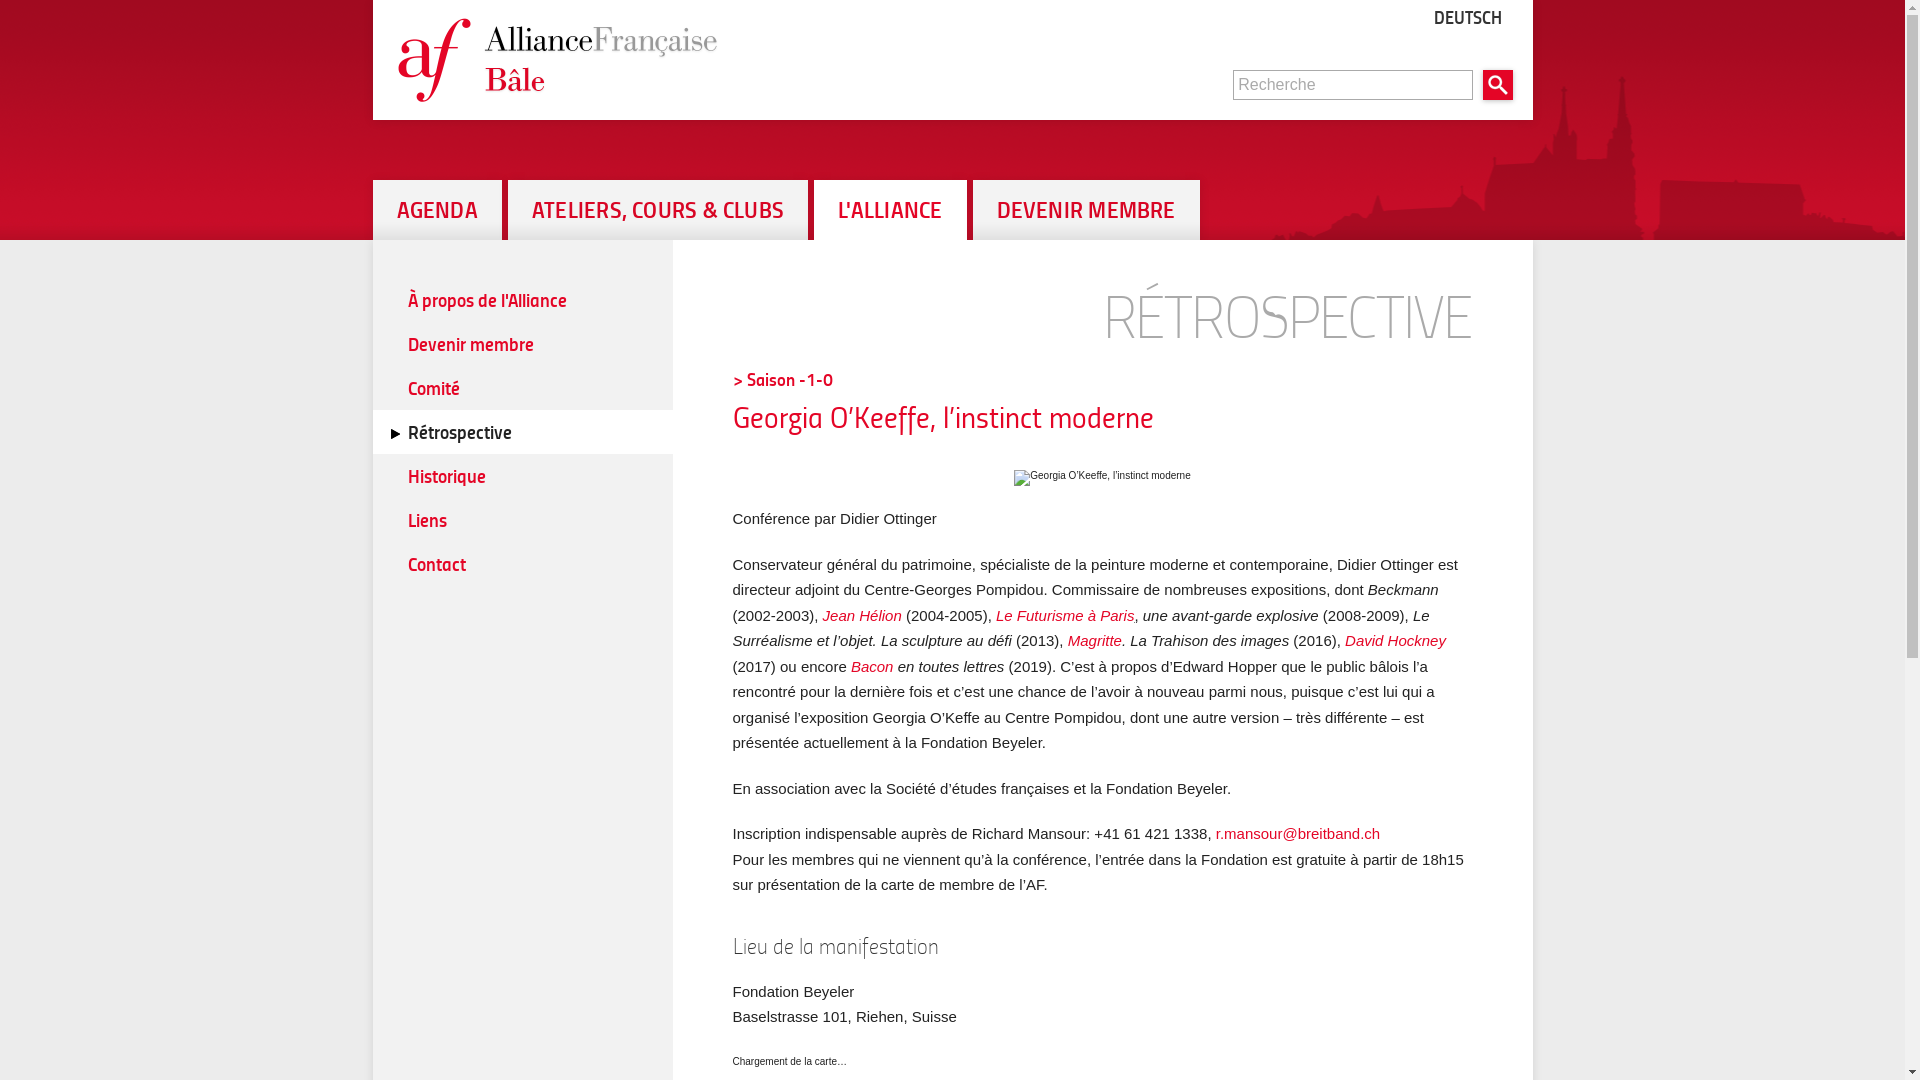 This screenshot has height=1080, width=1920. Describe the element at coordinates (888, 209) in the screenshot. I see `'L'ALLIANCE'` at that location.